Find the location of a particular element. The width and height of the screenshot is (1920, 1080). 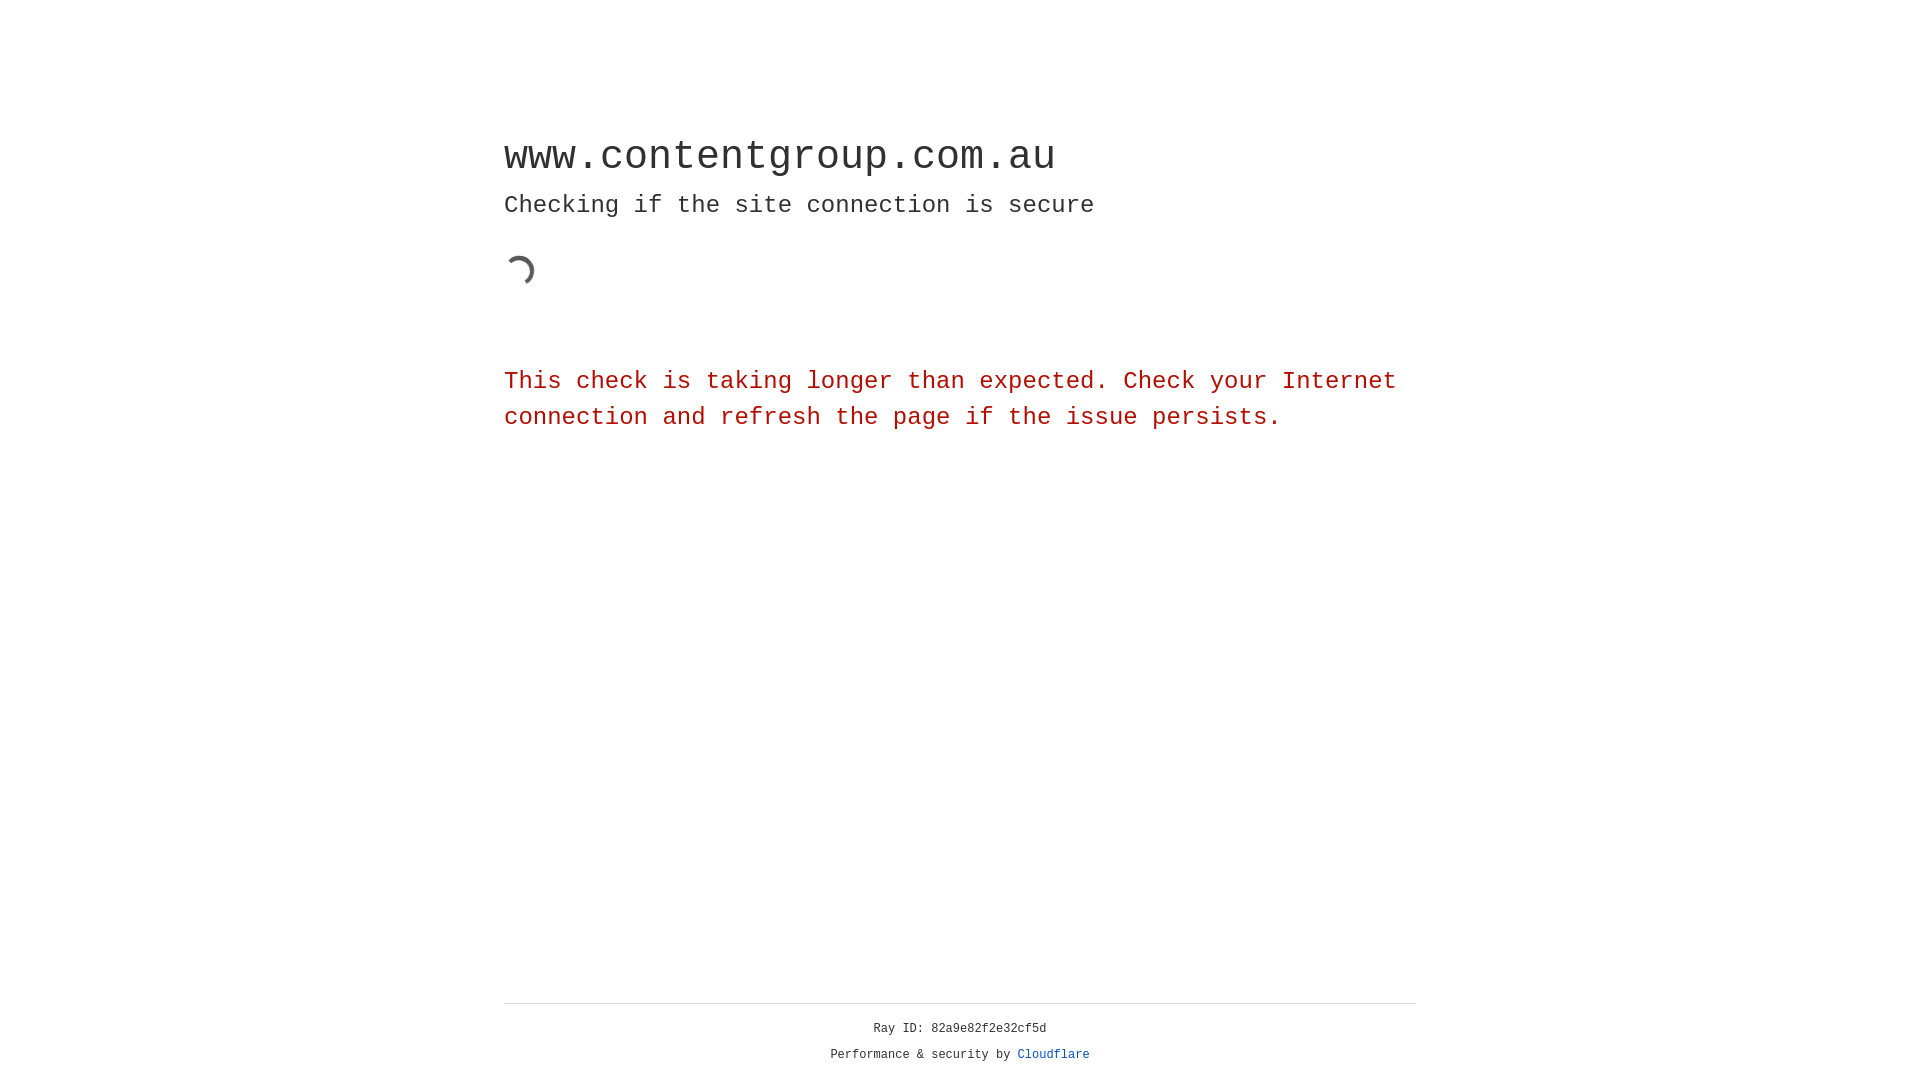

'Cloudflare' is located at coordinates (1053, 1054).